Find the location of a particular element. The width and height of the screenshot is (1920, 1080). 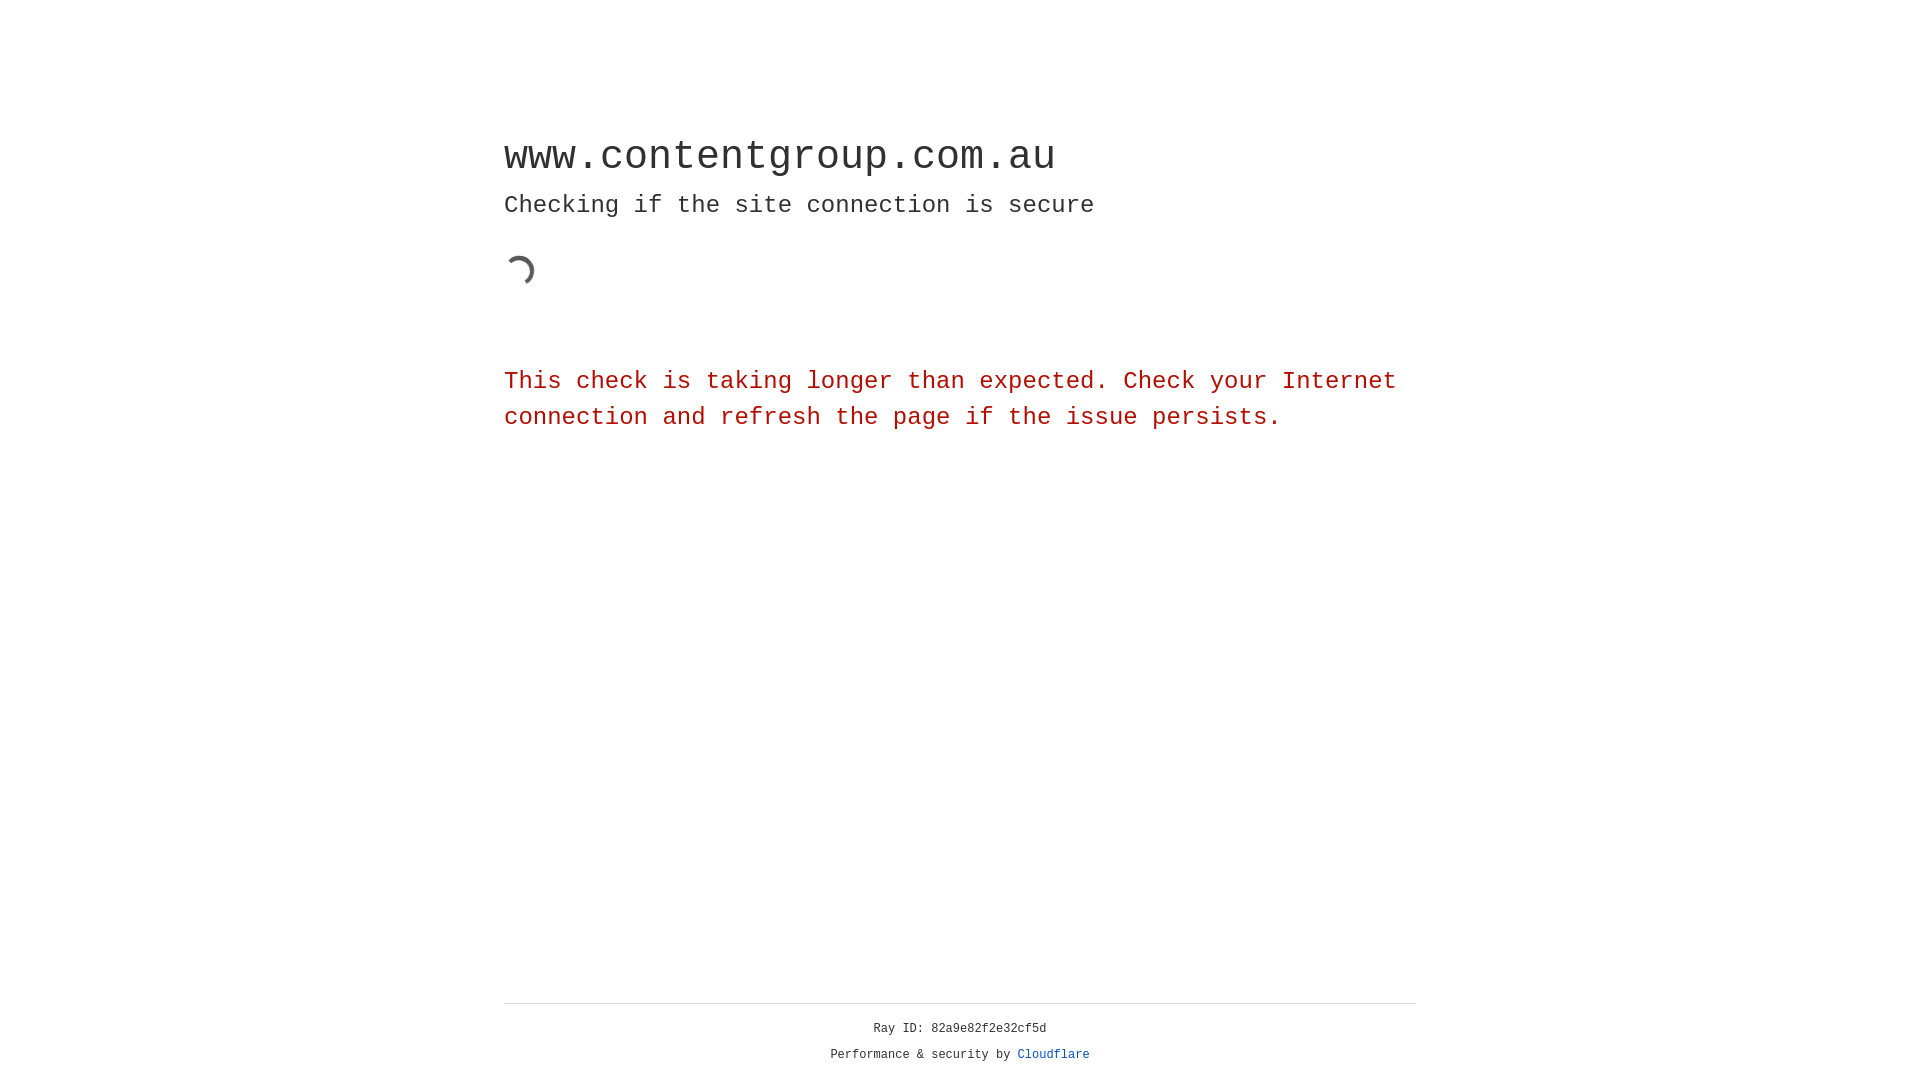

'Cloudflare' is located at coordinates (1053, 1054).